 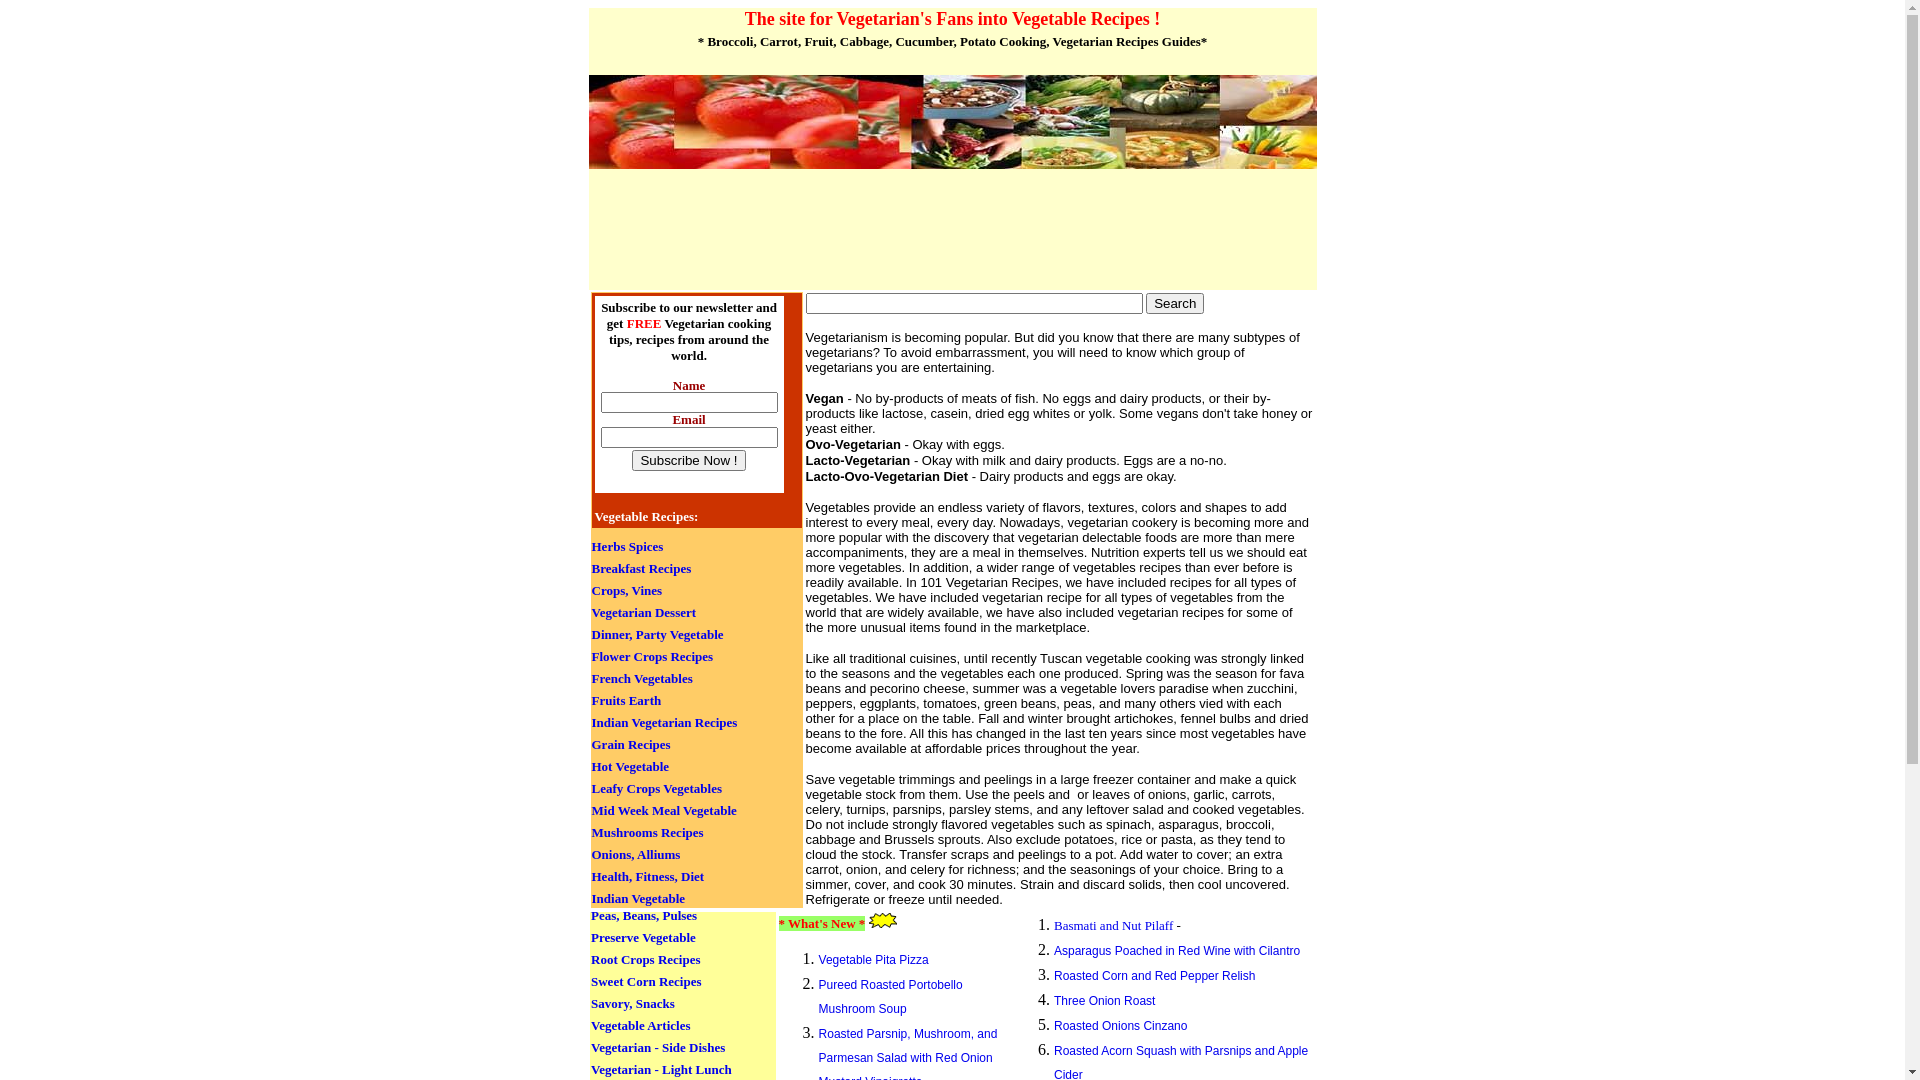 I want to click on 'French Vegetables', so click(x=642, y=677).